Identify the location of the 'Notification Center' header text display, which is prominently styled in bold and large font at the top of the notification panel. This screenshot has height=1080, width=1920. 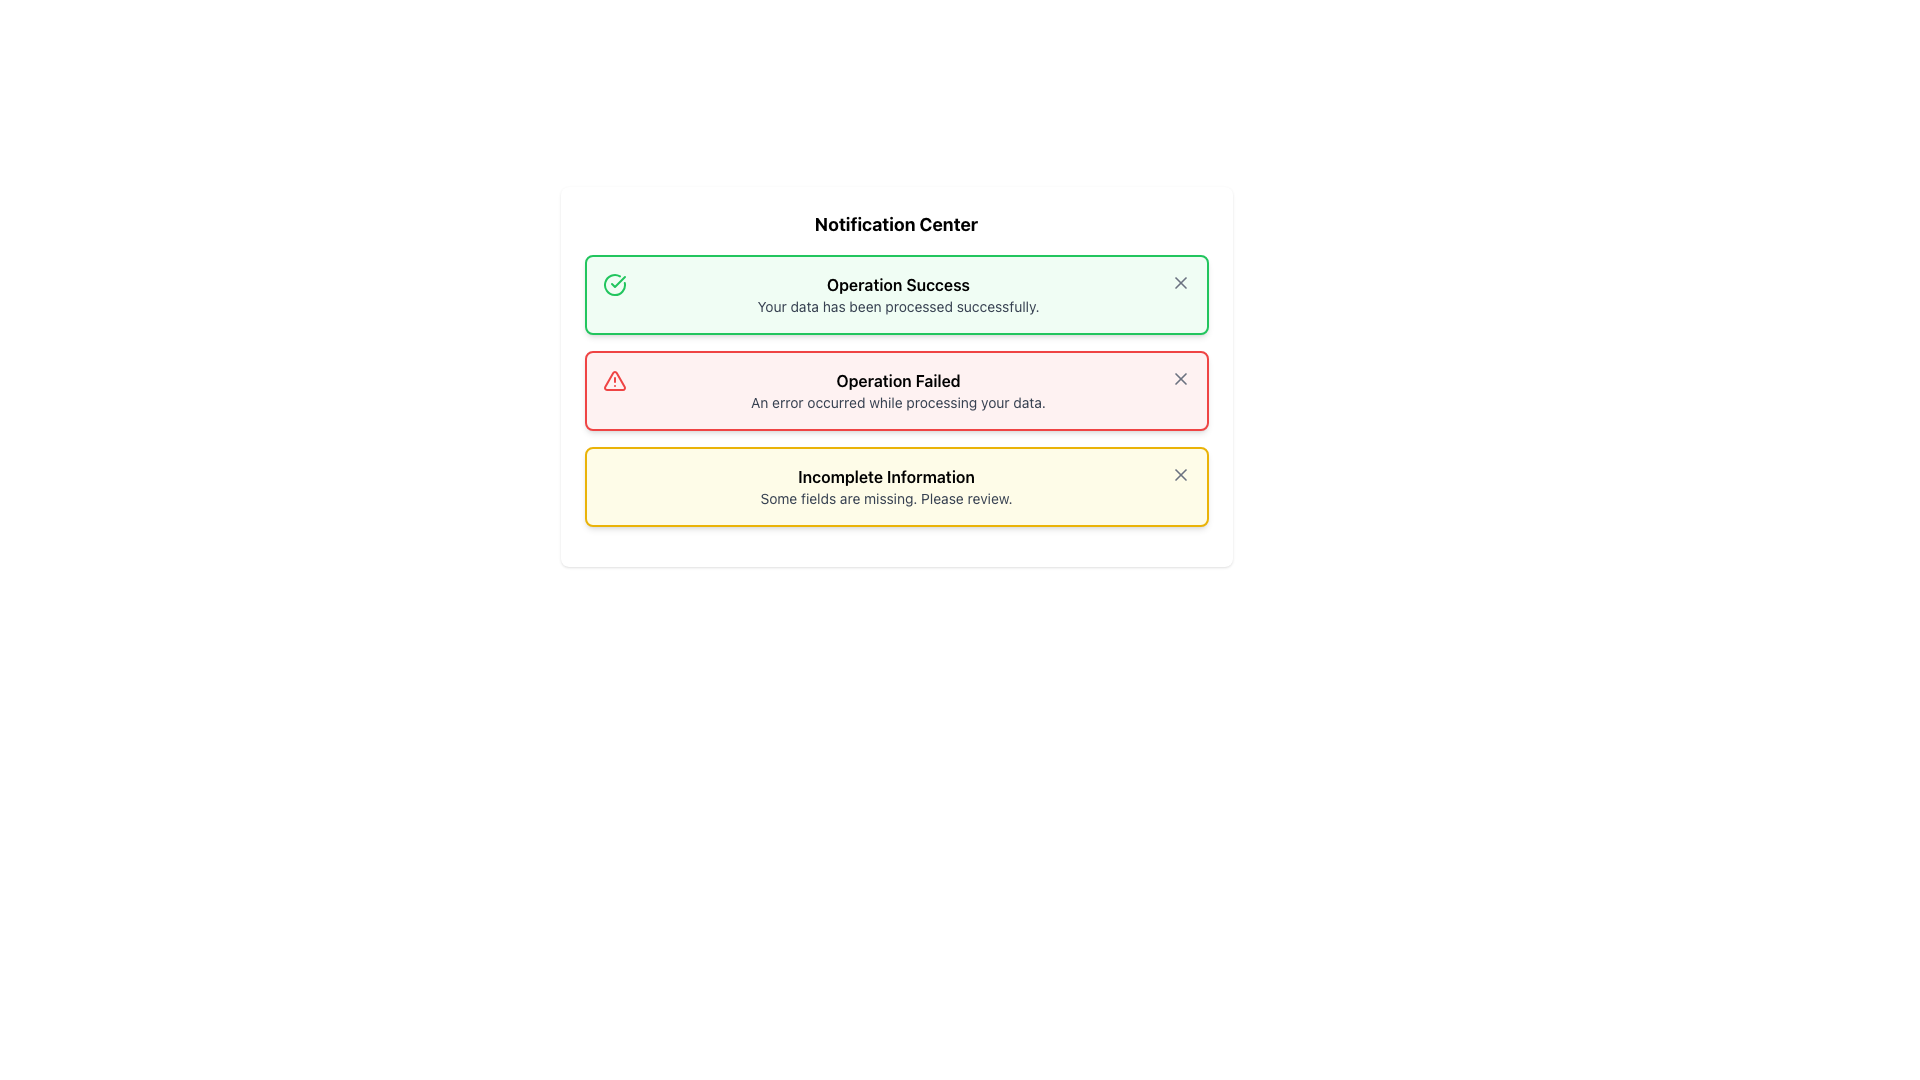
(895, 224).